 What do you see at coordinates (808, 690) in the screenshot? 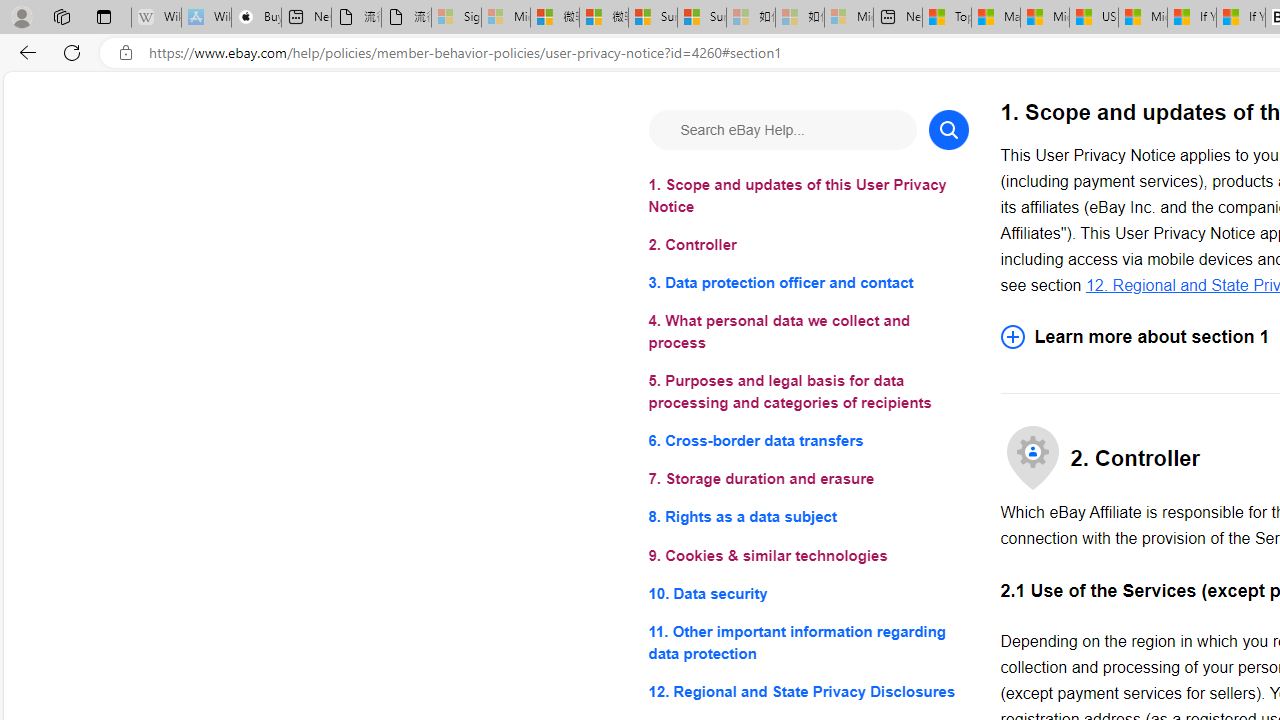
I see `'12. Regional and State Privacy Disclosures'` at bounding box center [808, 690].